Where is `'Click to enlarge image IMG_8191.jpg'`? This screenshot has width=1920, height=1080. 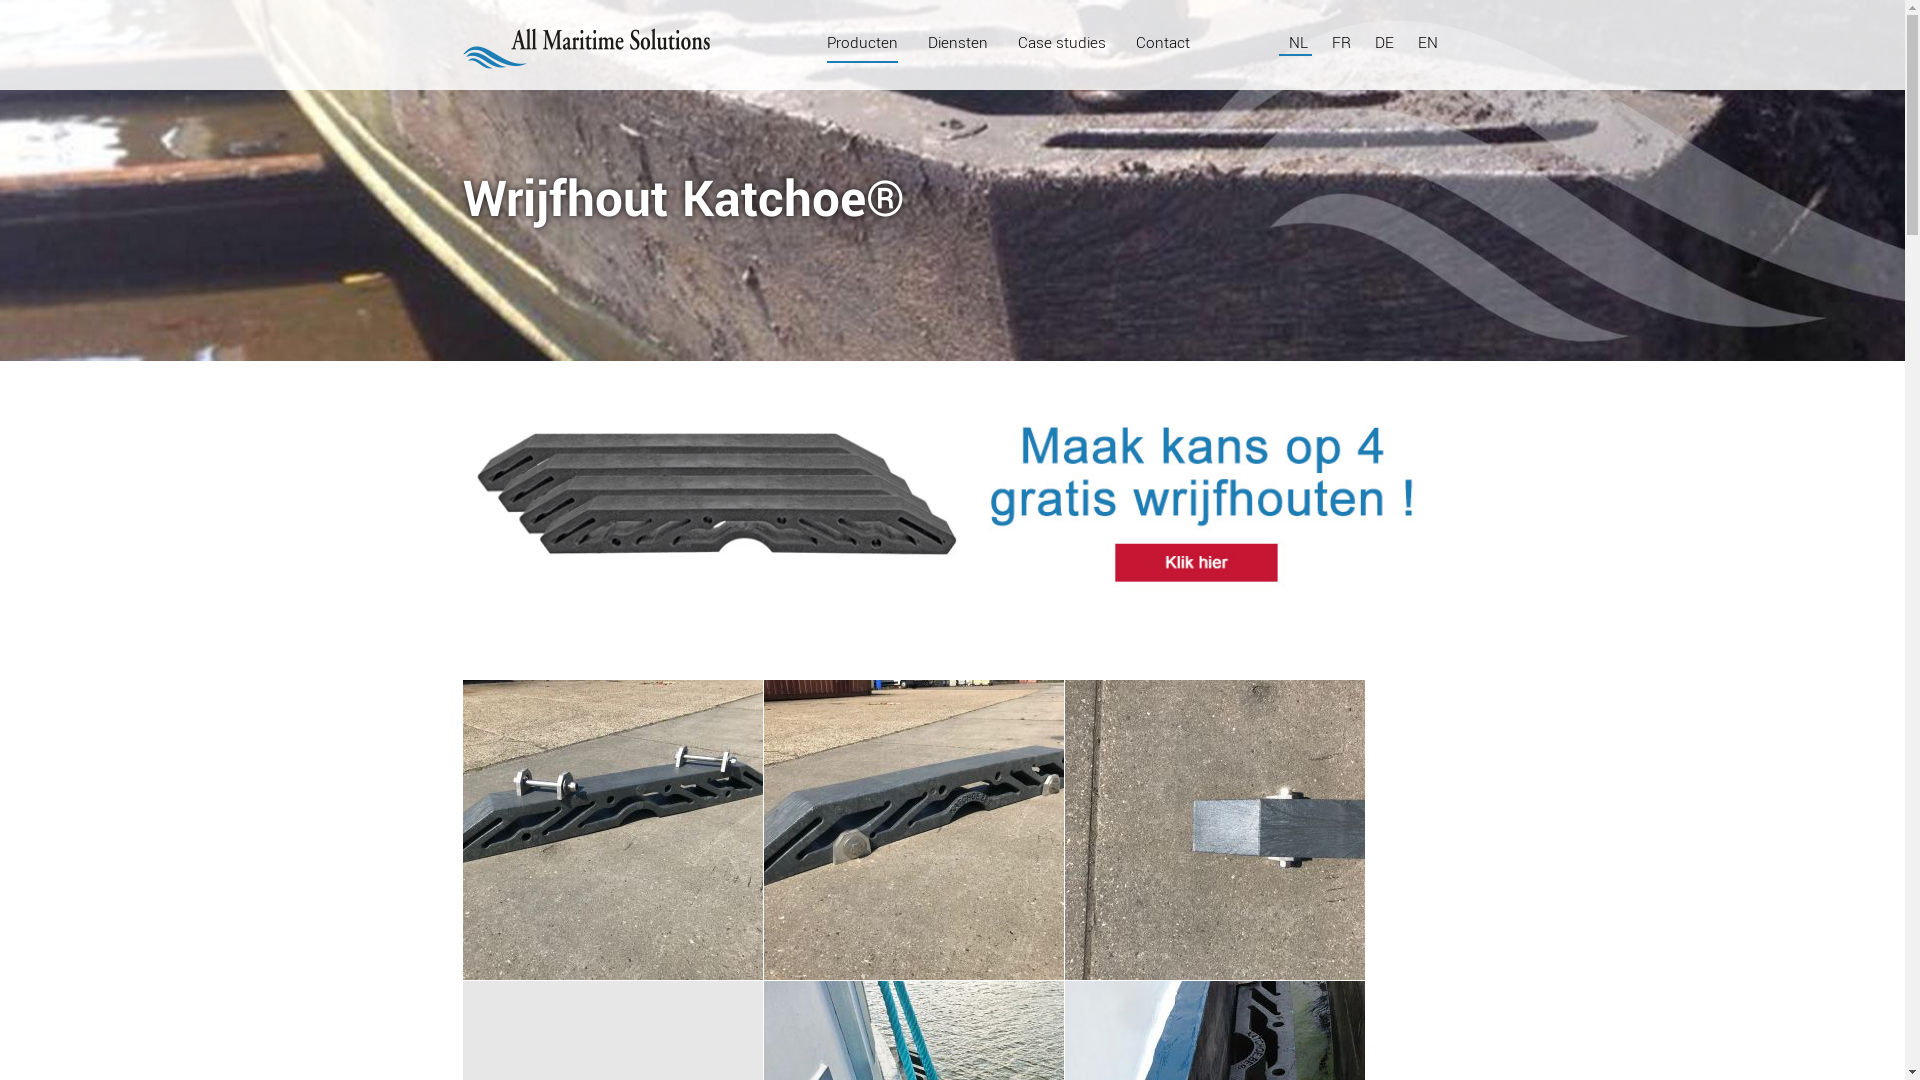 'Click to enlarge image IMG_8191.jpg' is located at coordinates (610, 829).